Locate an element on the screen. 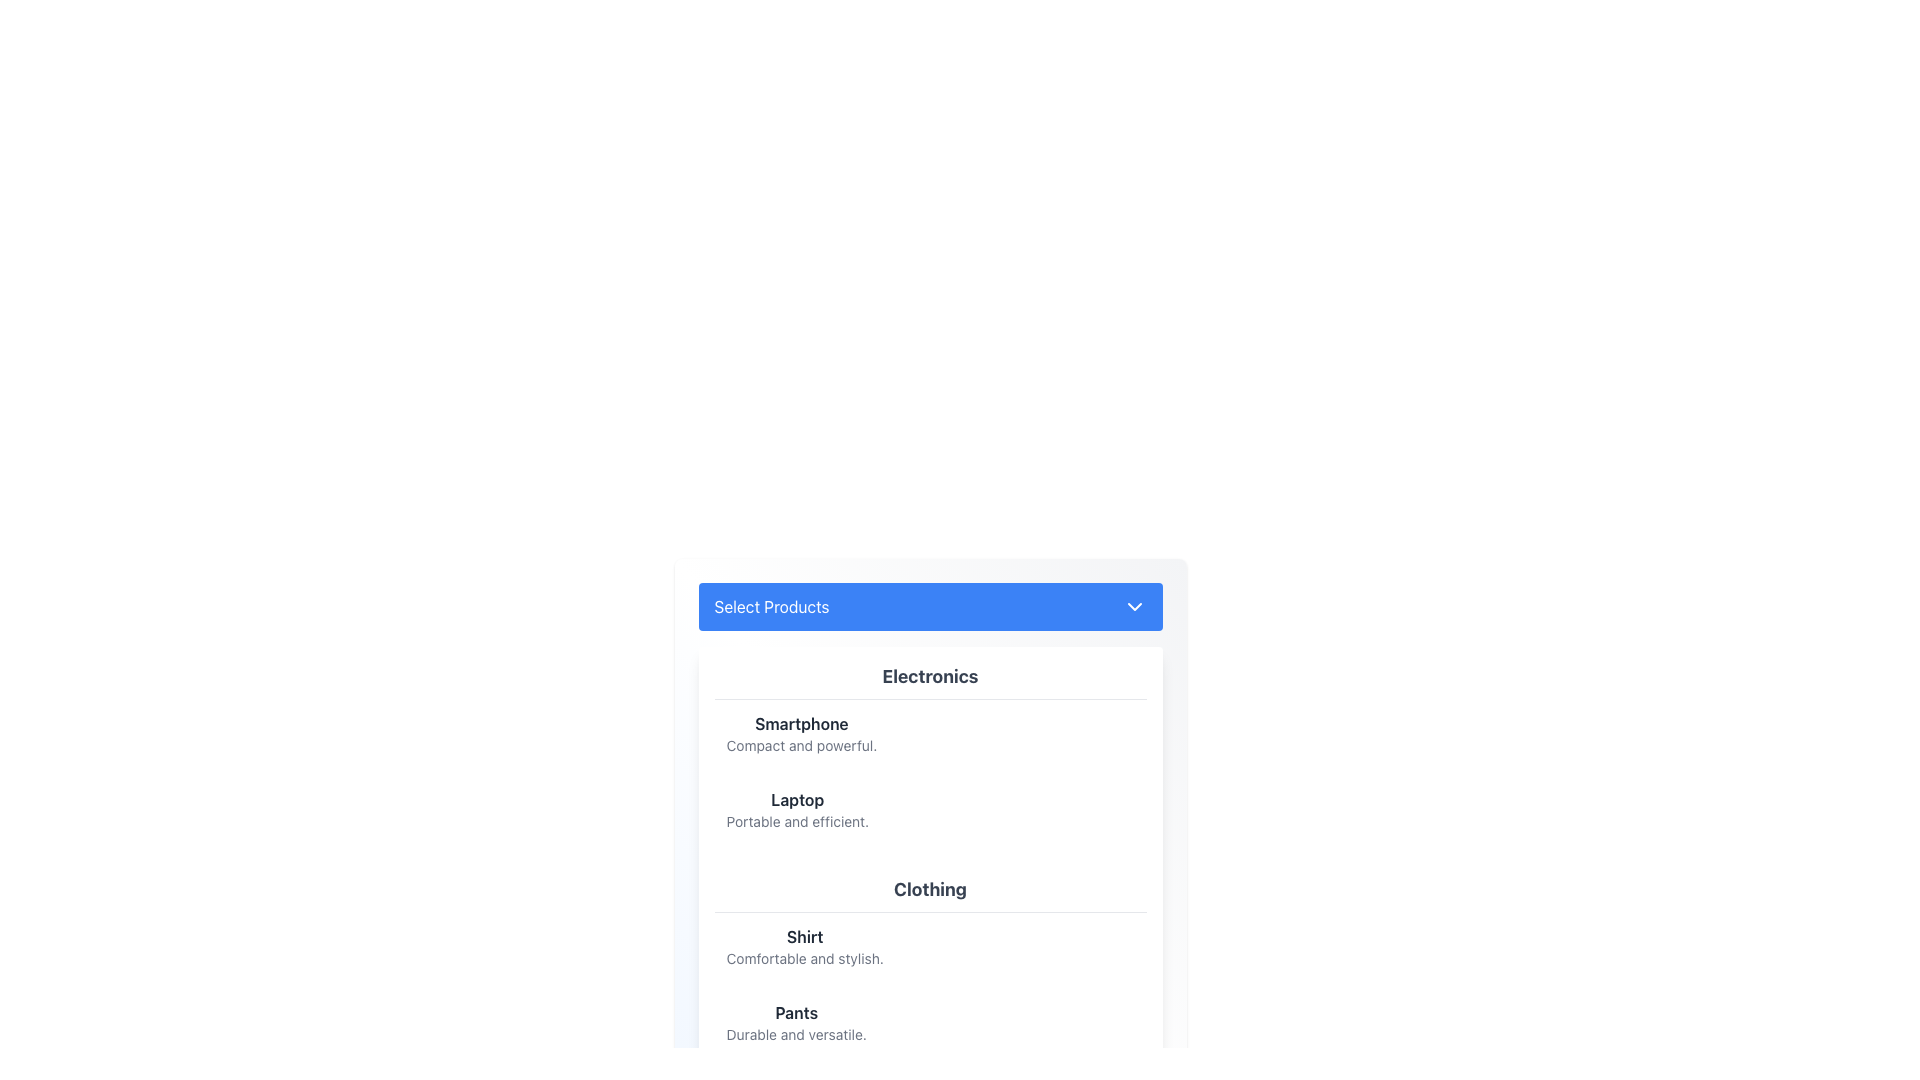  the prominent blue 'Select Products' button with rounded corners is located at coordinates (929, 605).